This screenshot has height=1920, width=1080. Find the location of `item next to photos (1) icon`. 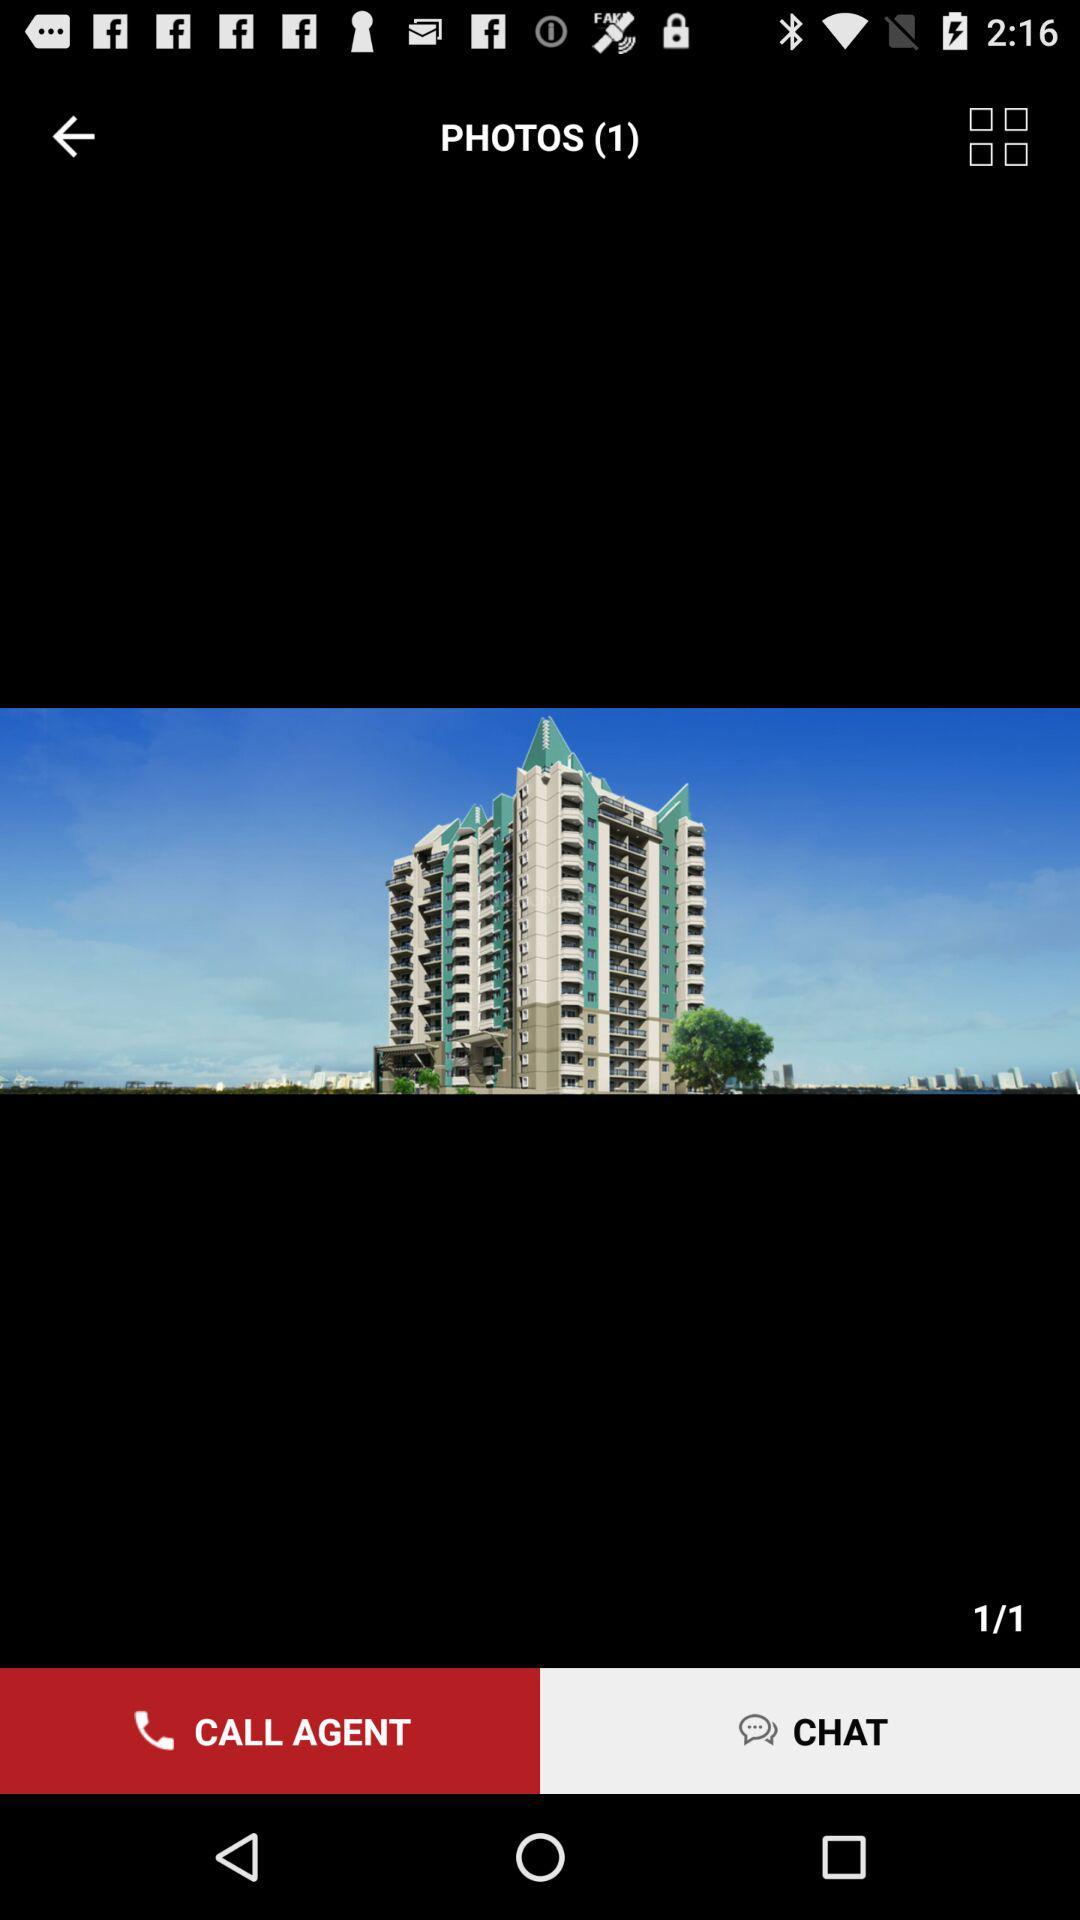

item next to photos (1) icon is located at coordinates (72, 135).